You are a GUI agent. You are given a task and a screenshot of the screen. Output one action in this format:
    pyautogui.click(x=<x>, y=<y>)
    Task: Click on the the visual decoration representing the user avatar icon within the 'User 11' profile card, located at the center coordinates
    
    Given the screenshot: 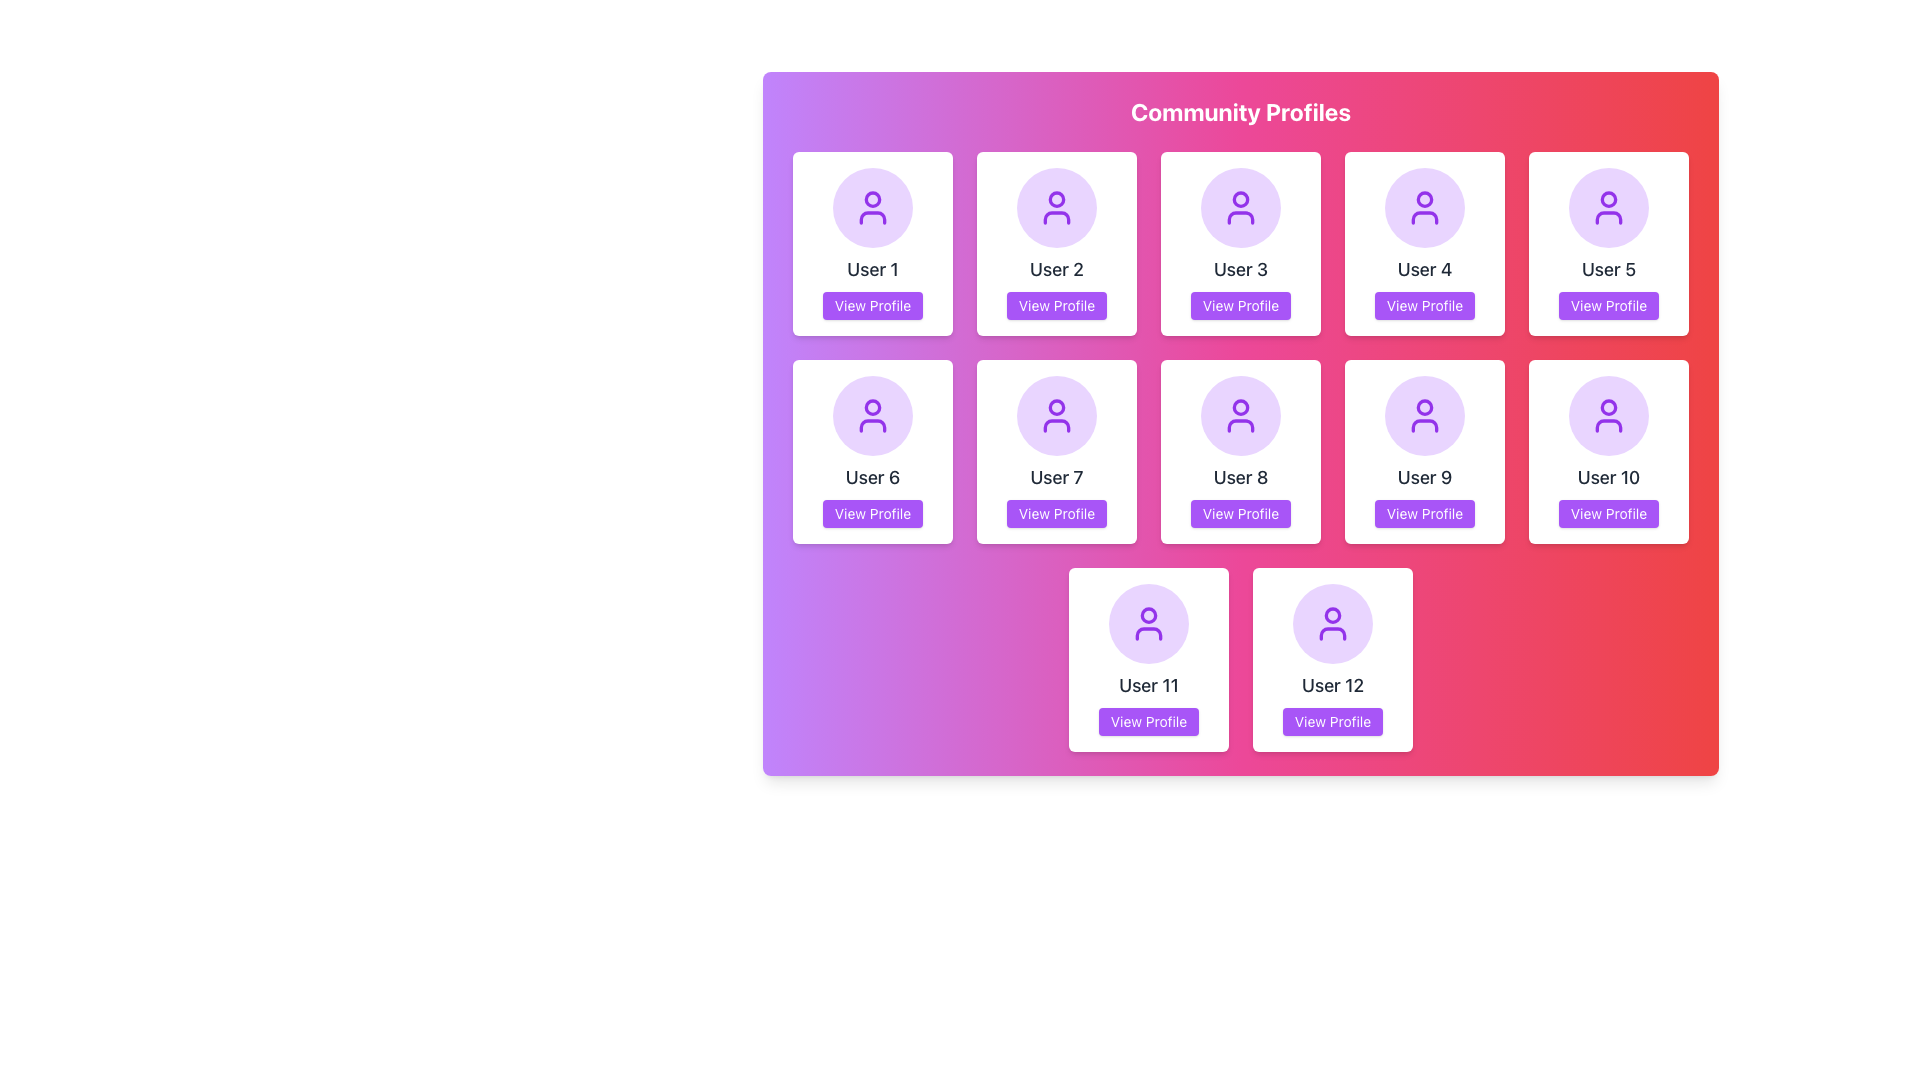 What is the action you would take?
    pyautogui.click(x=1148, y=613)
    